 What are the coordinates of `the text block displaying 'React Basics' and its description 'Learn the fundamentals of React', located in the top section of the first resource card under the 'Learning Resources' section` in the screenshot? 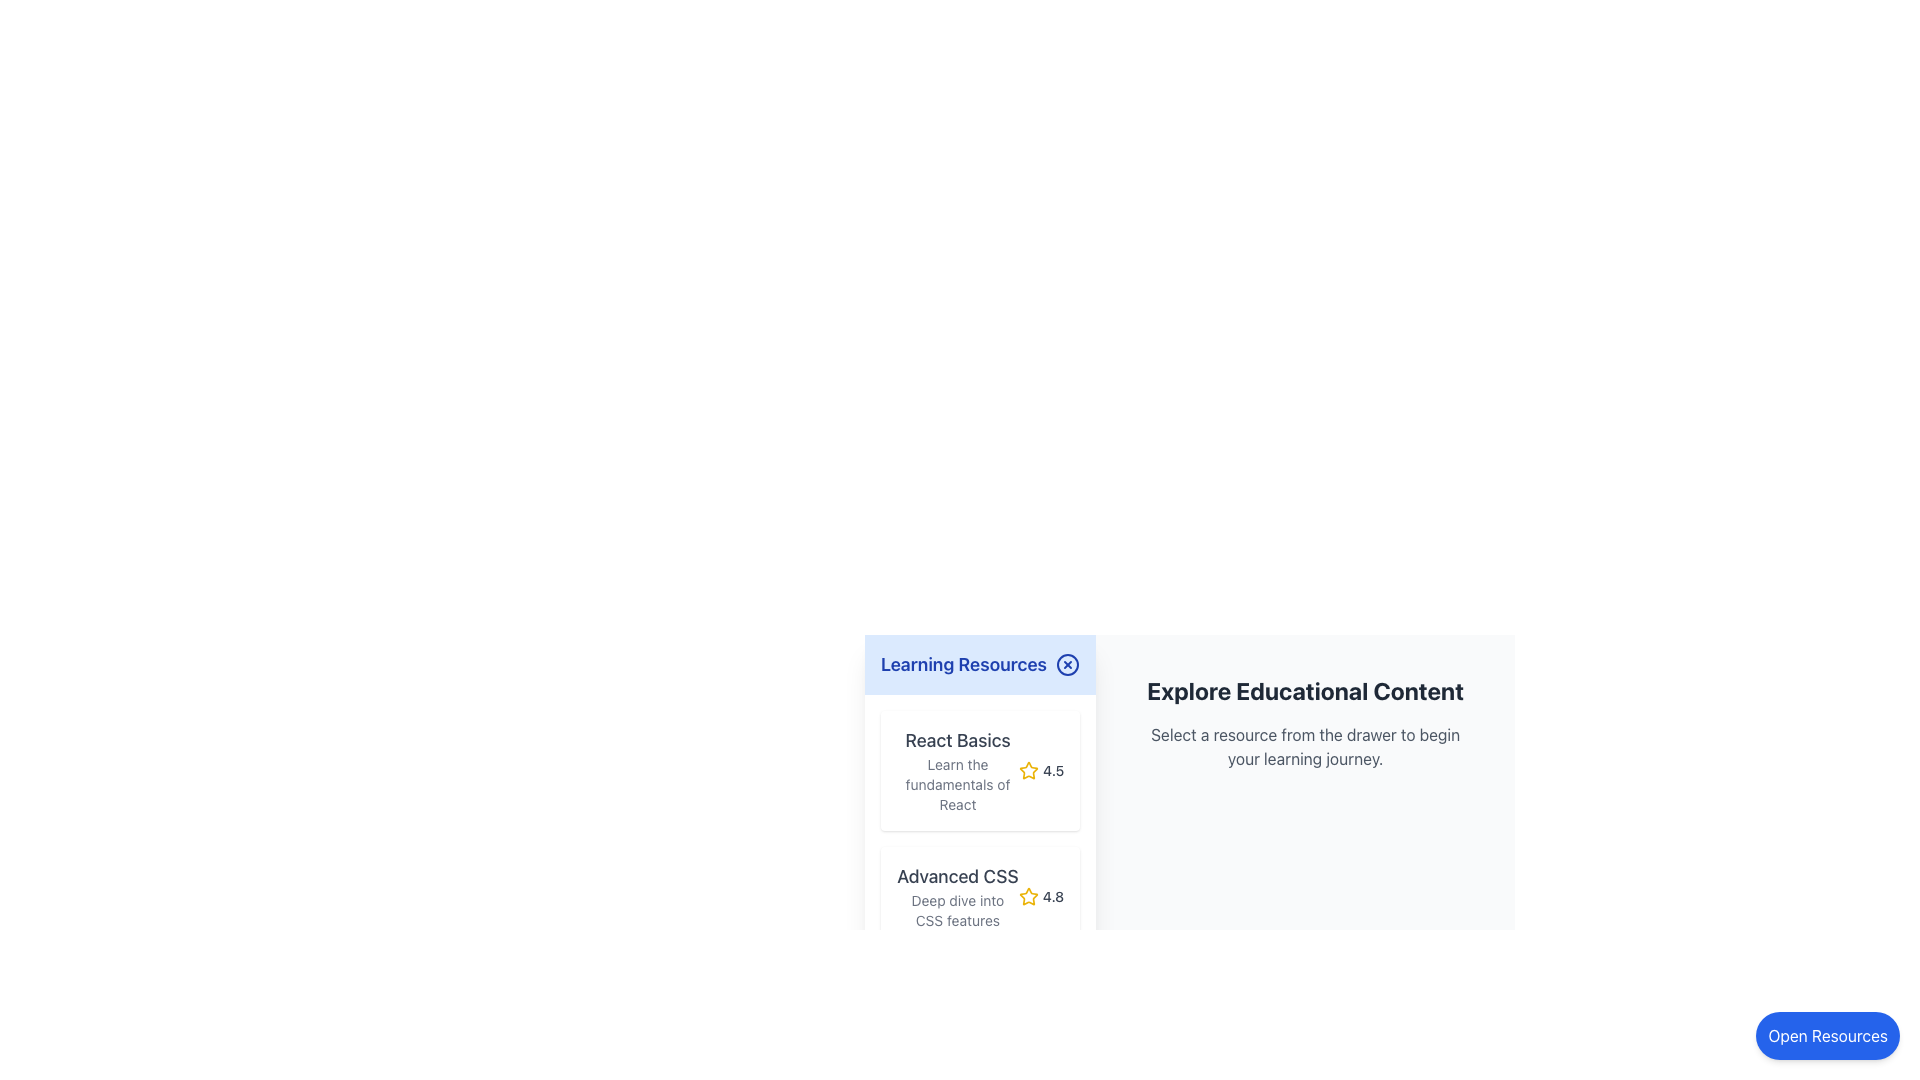 It's located at (957, 770).